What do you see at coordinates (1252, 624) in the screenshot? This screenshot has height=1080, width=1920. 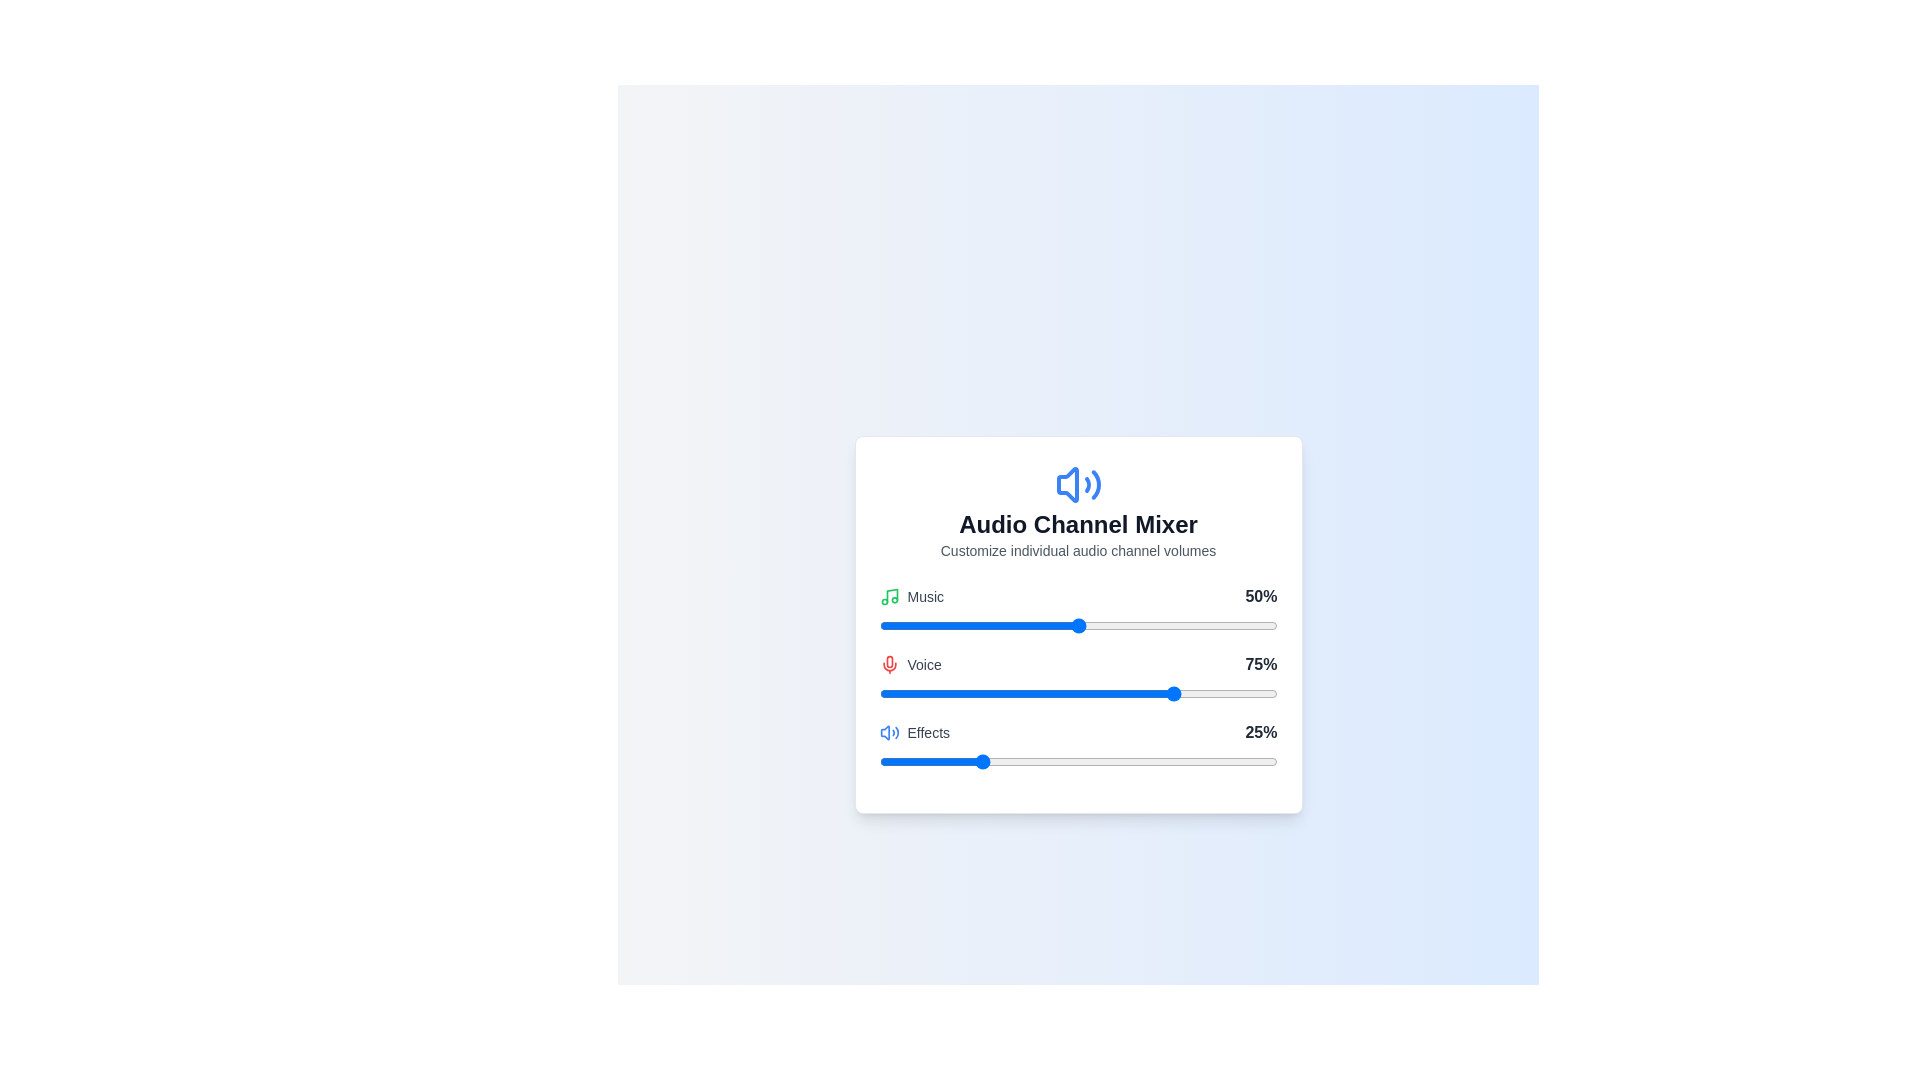 I see `music volume` at bounding box center [1252, 624].